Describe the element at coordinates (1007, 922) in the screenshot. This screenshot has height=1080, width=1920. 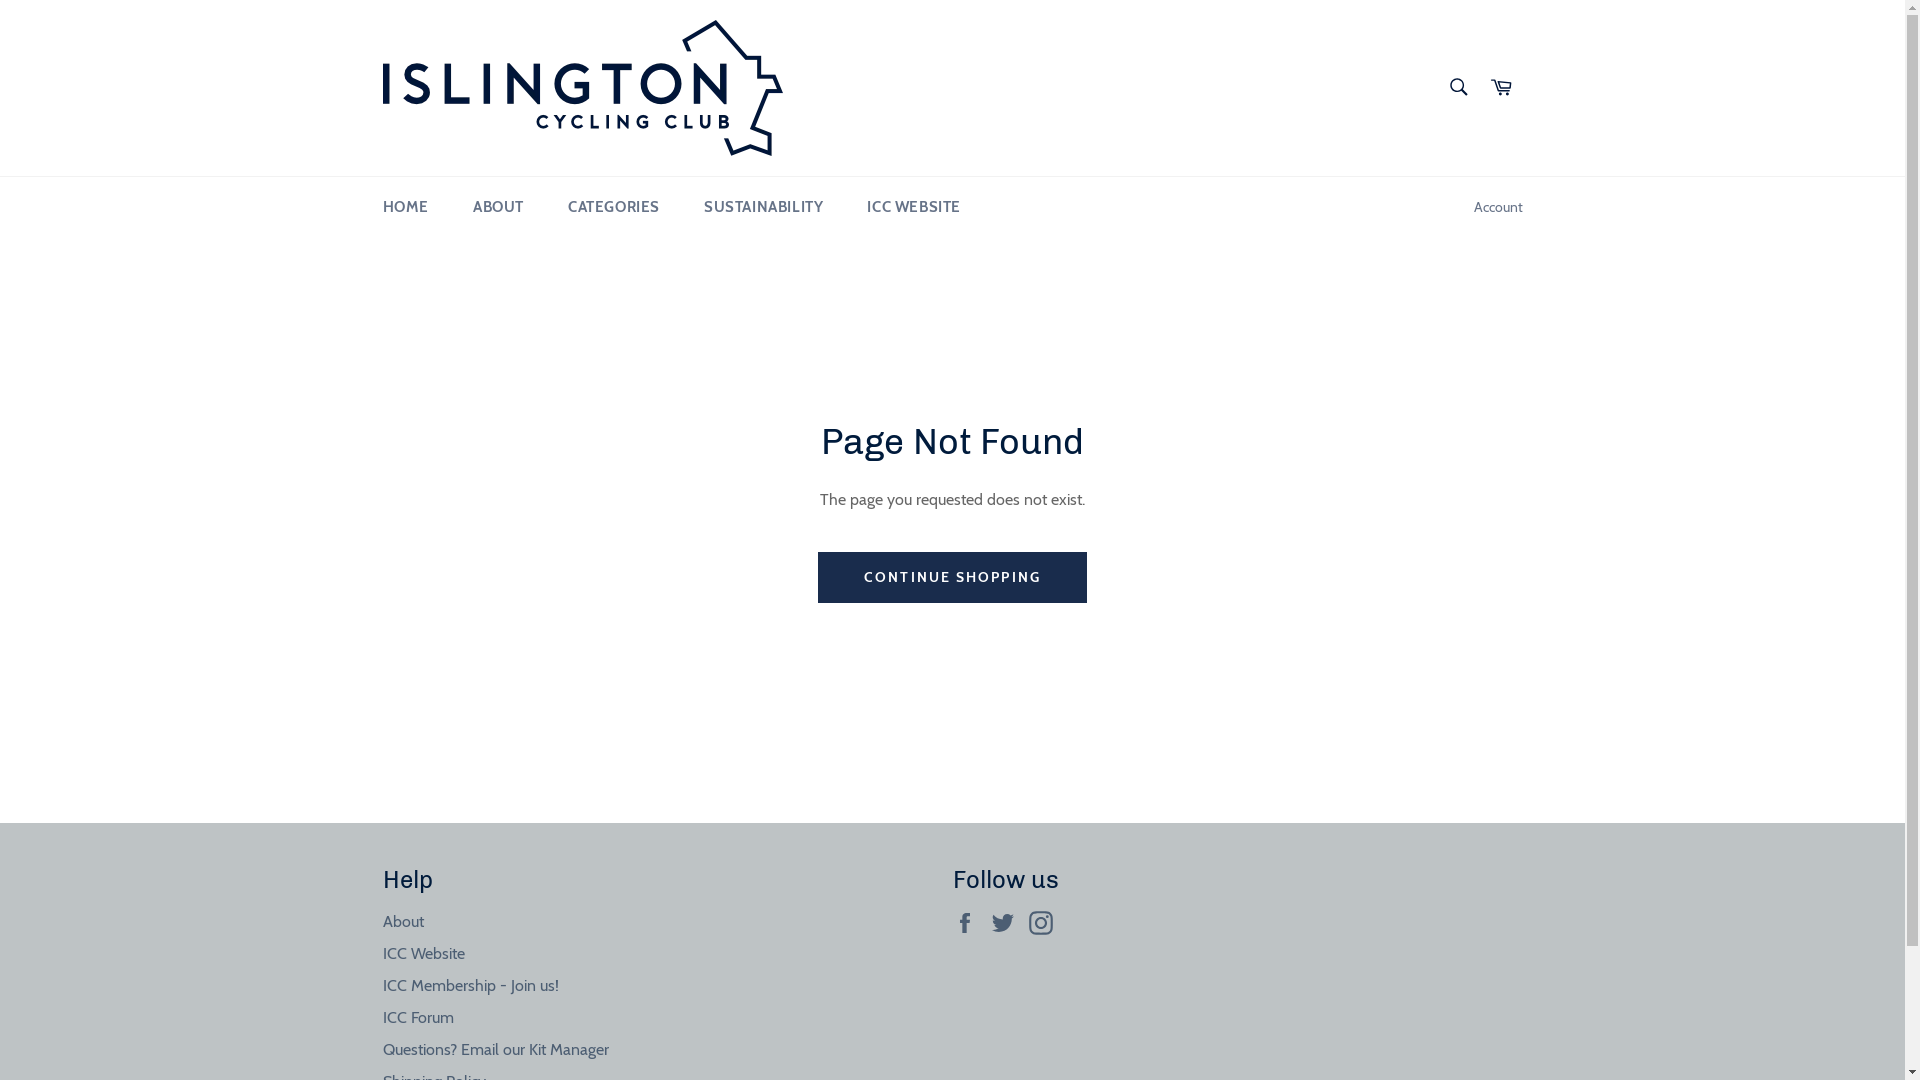
I see `'Twitter'` at that location.